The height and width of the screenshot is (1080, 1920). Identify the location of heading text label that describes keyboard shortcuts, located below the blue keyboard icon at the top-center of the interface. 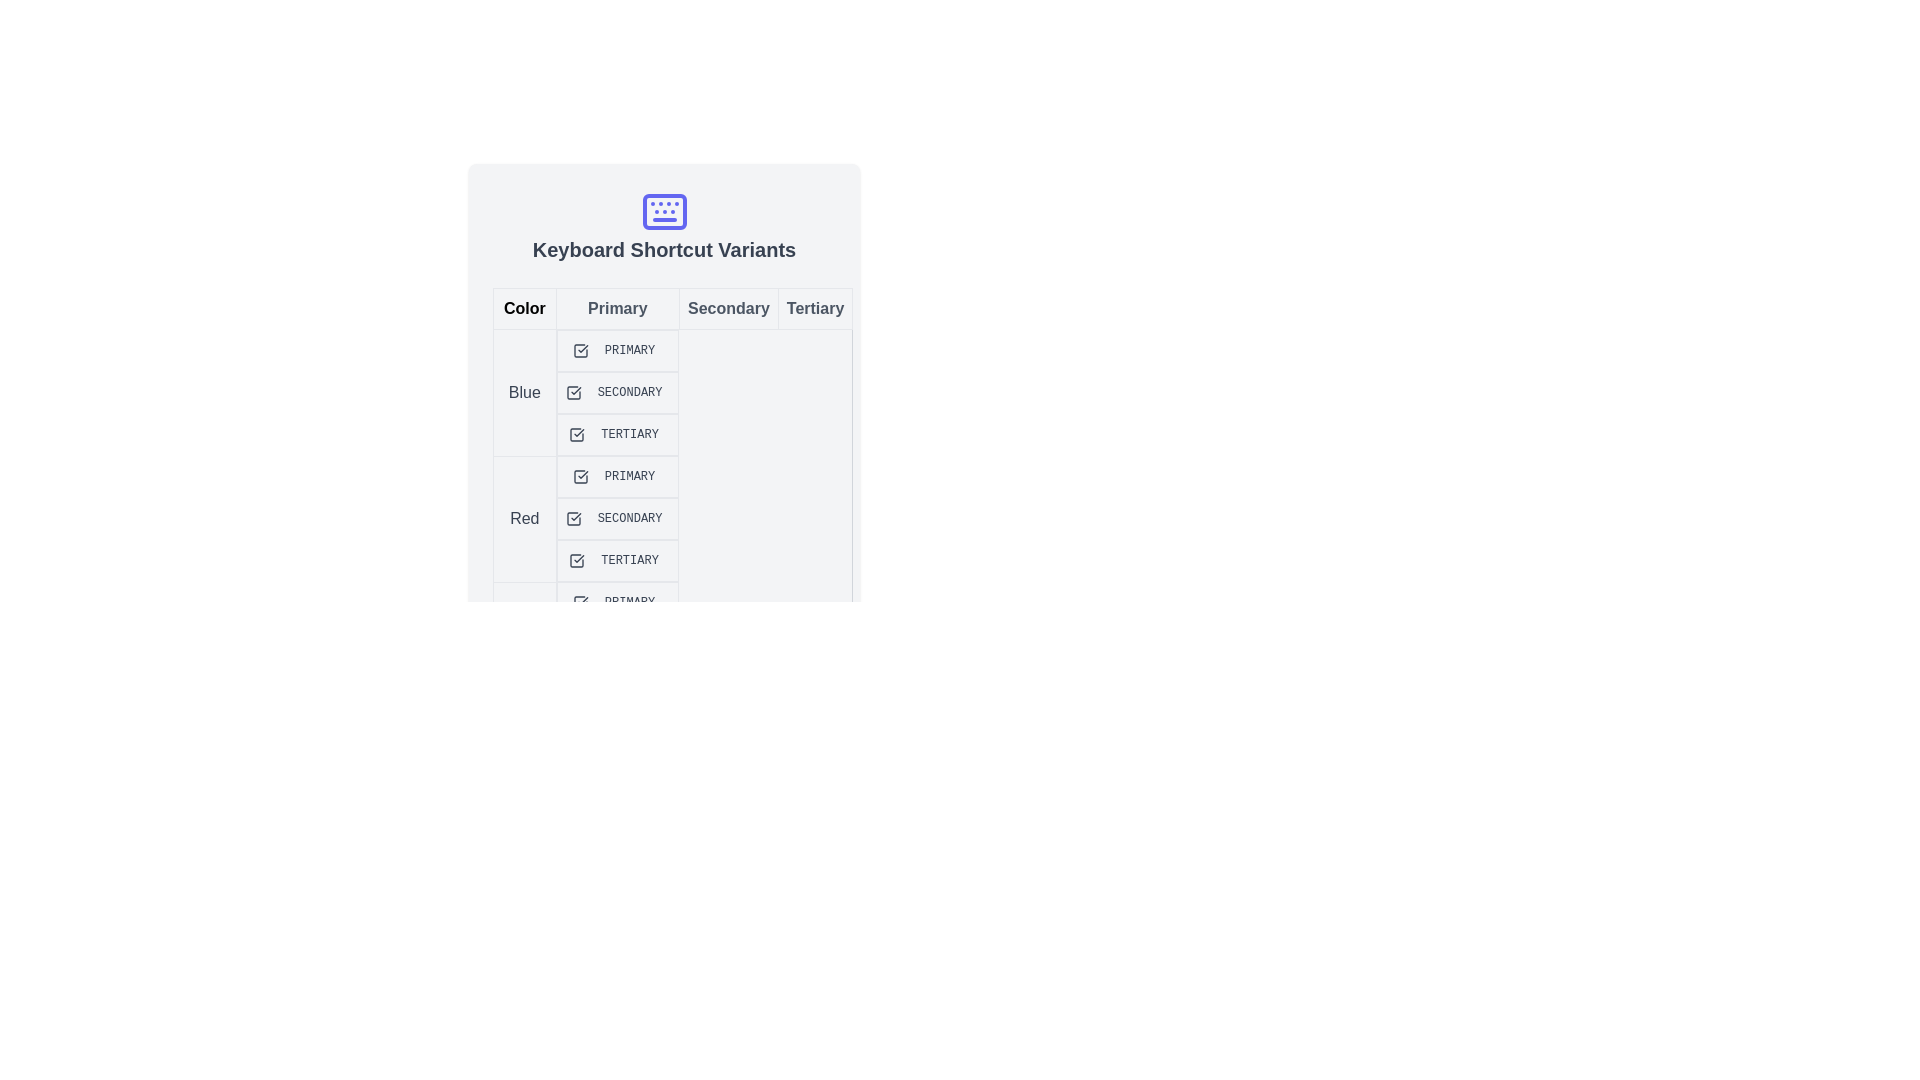
(664, 249).